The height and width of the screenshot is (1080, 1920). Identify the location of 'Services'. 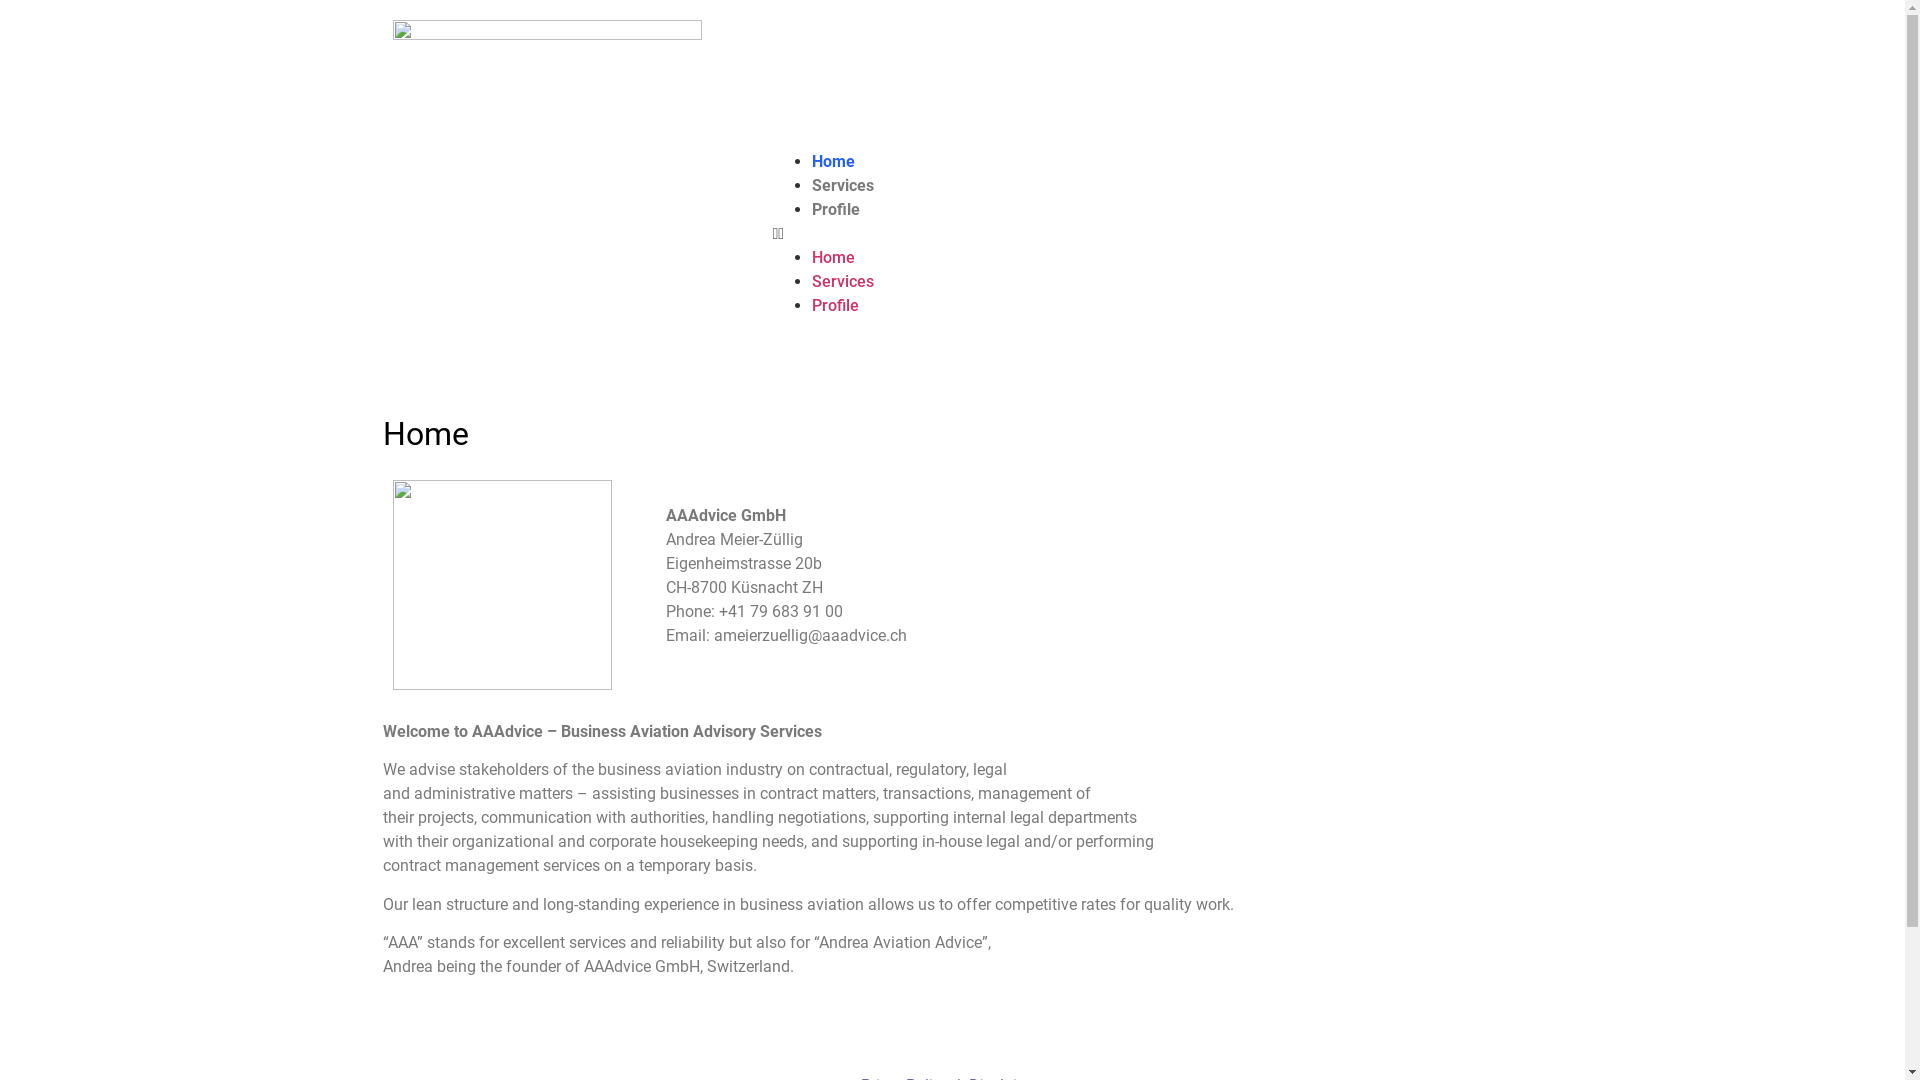
(843, 185).